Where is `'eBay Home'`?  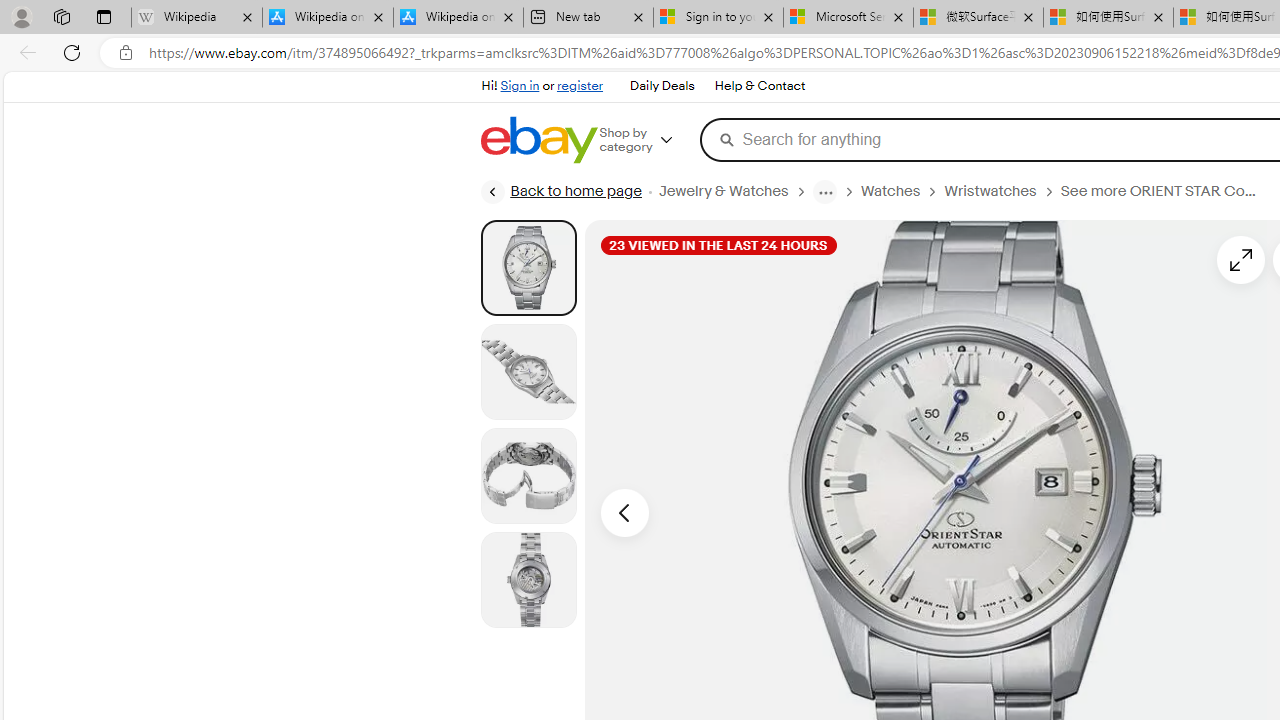
'eBay Home' is located at coordinates (538, 139).